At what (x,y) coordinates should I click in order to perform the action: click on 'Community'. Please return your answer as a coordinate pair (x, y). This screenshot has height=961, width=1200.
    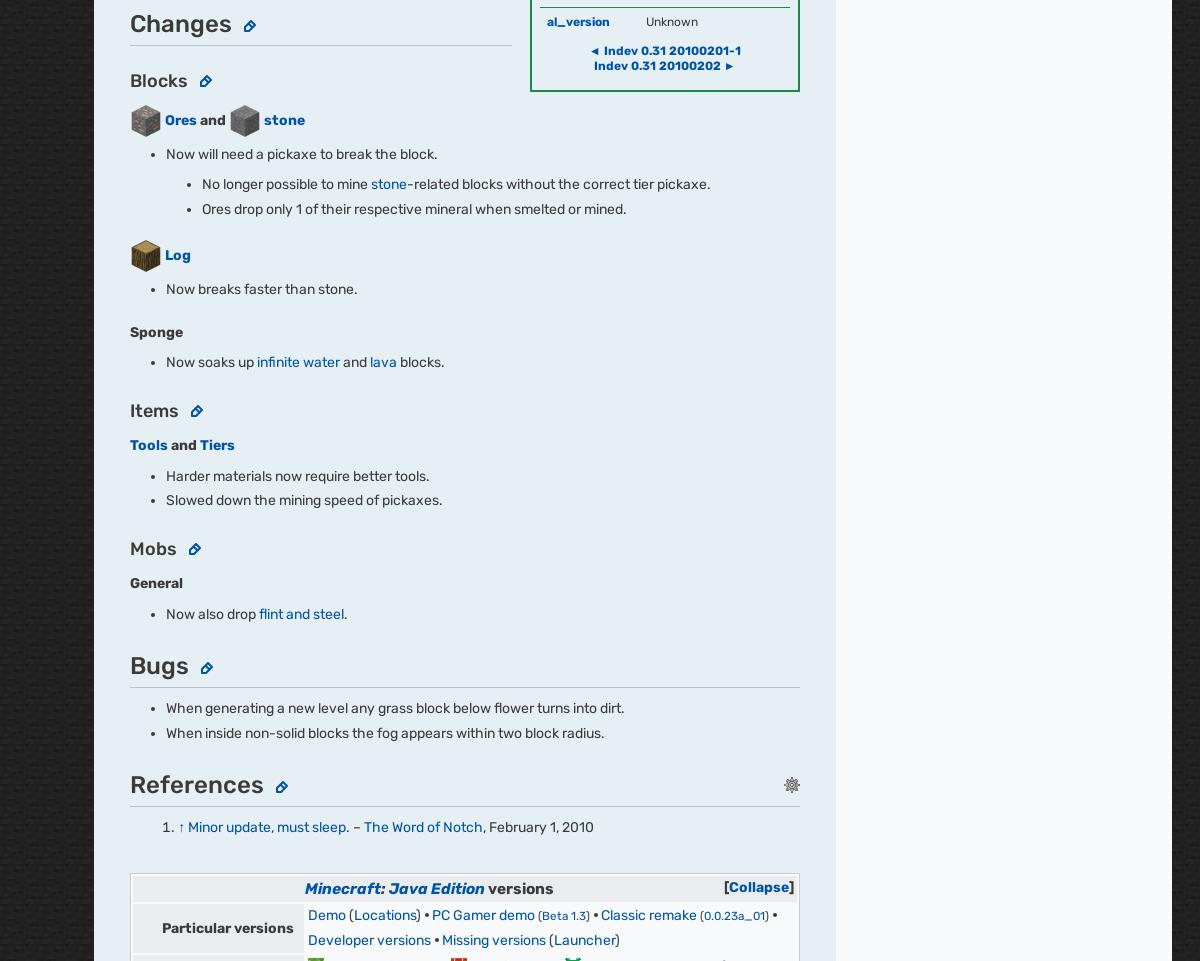
    Looking at the image, I should click on (680, 275).